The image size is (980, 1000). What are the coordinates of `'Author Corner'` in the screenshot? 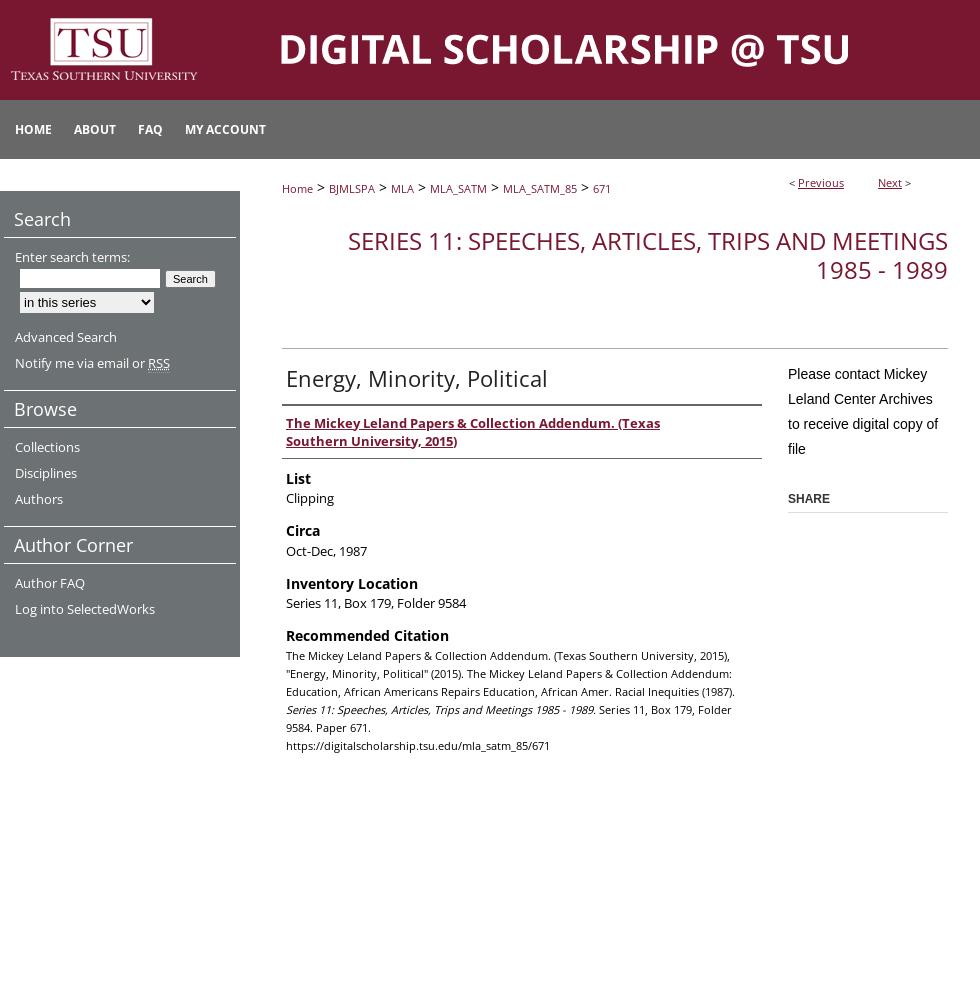 It's located at (73, 545).